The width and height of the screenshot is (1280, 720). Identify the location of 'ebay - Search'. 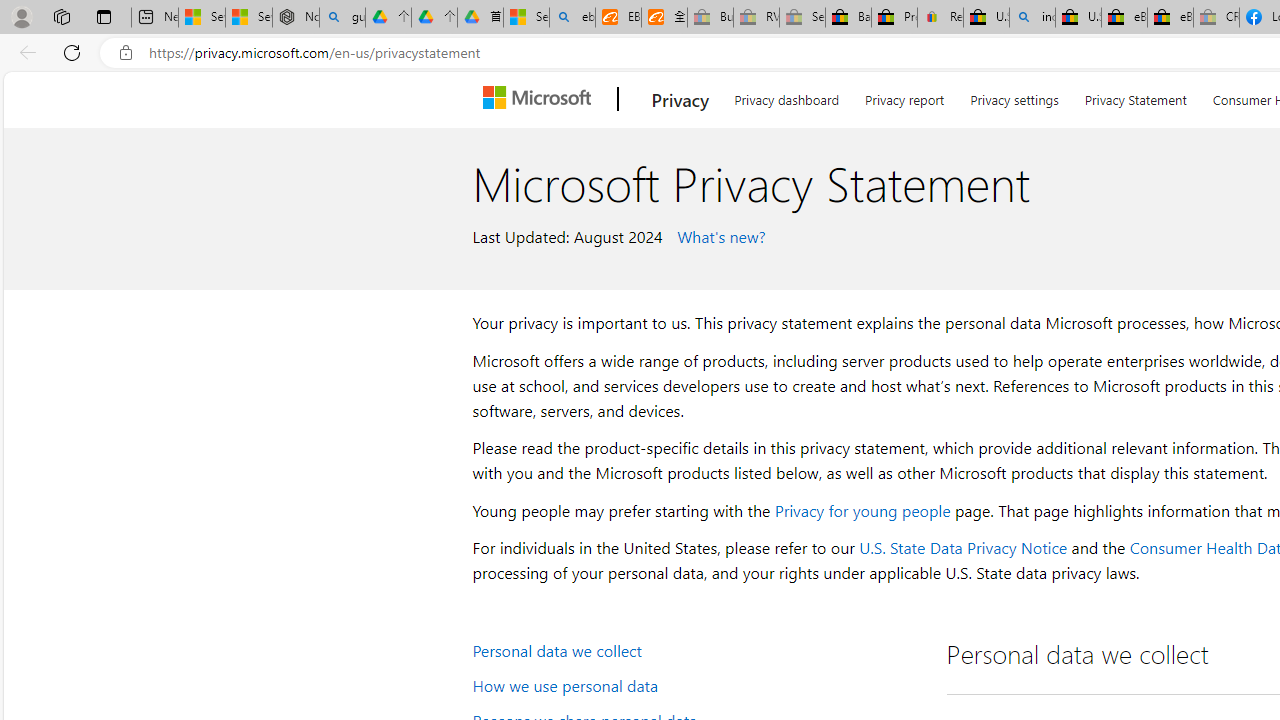
(571, 17).